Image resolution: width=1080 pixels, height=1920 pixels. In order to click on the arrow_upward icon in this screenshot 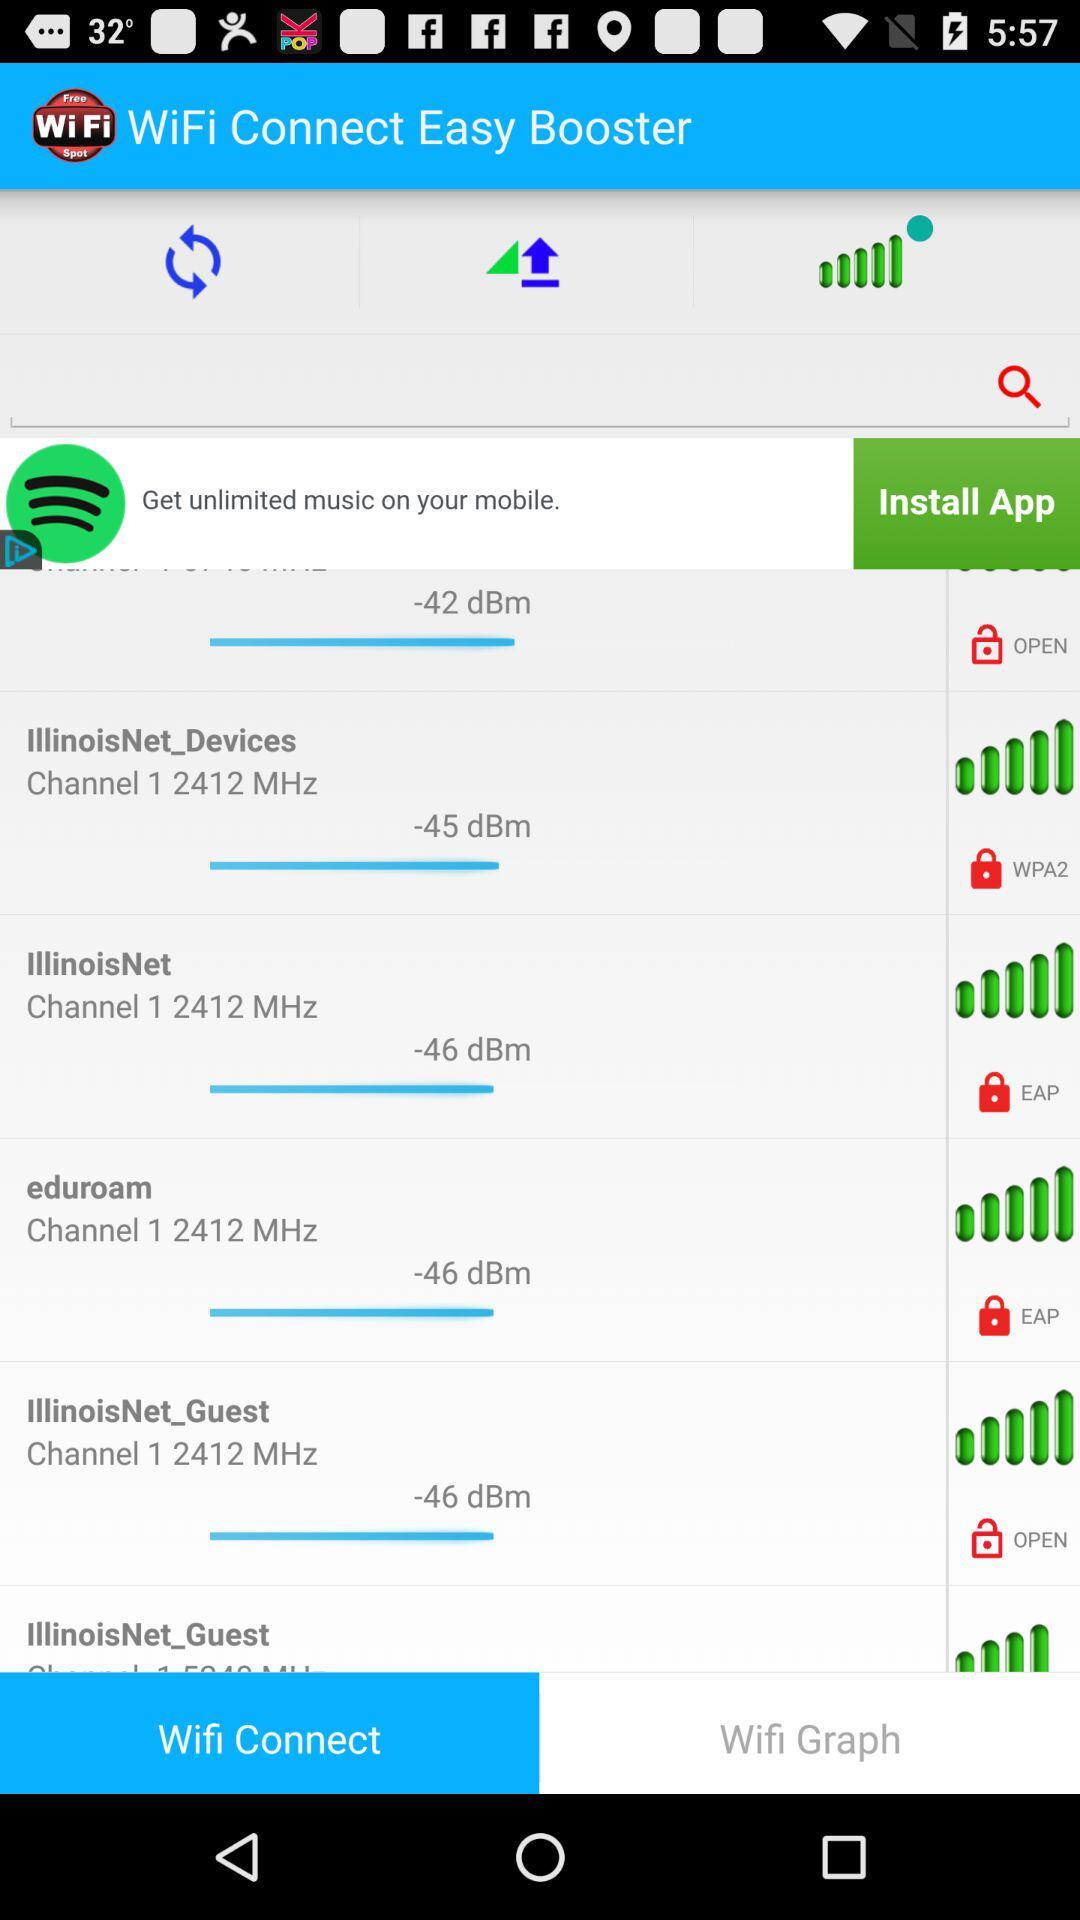, I will do `click(525, 278)`.